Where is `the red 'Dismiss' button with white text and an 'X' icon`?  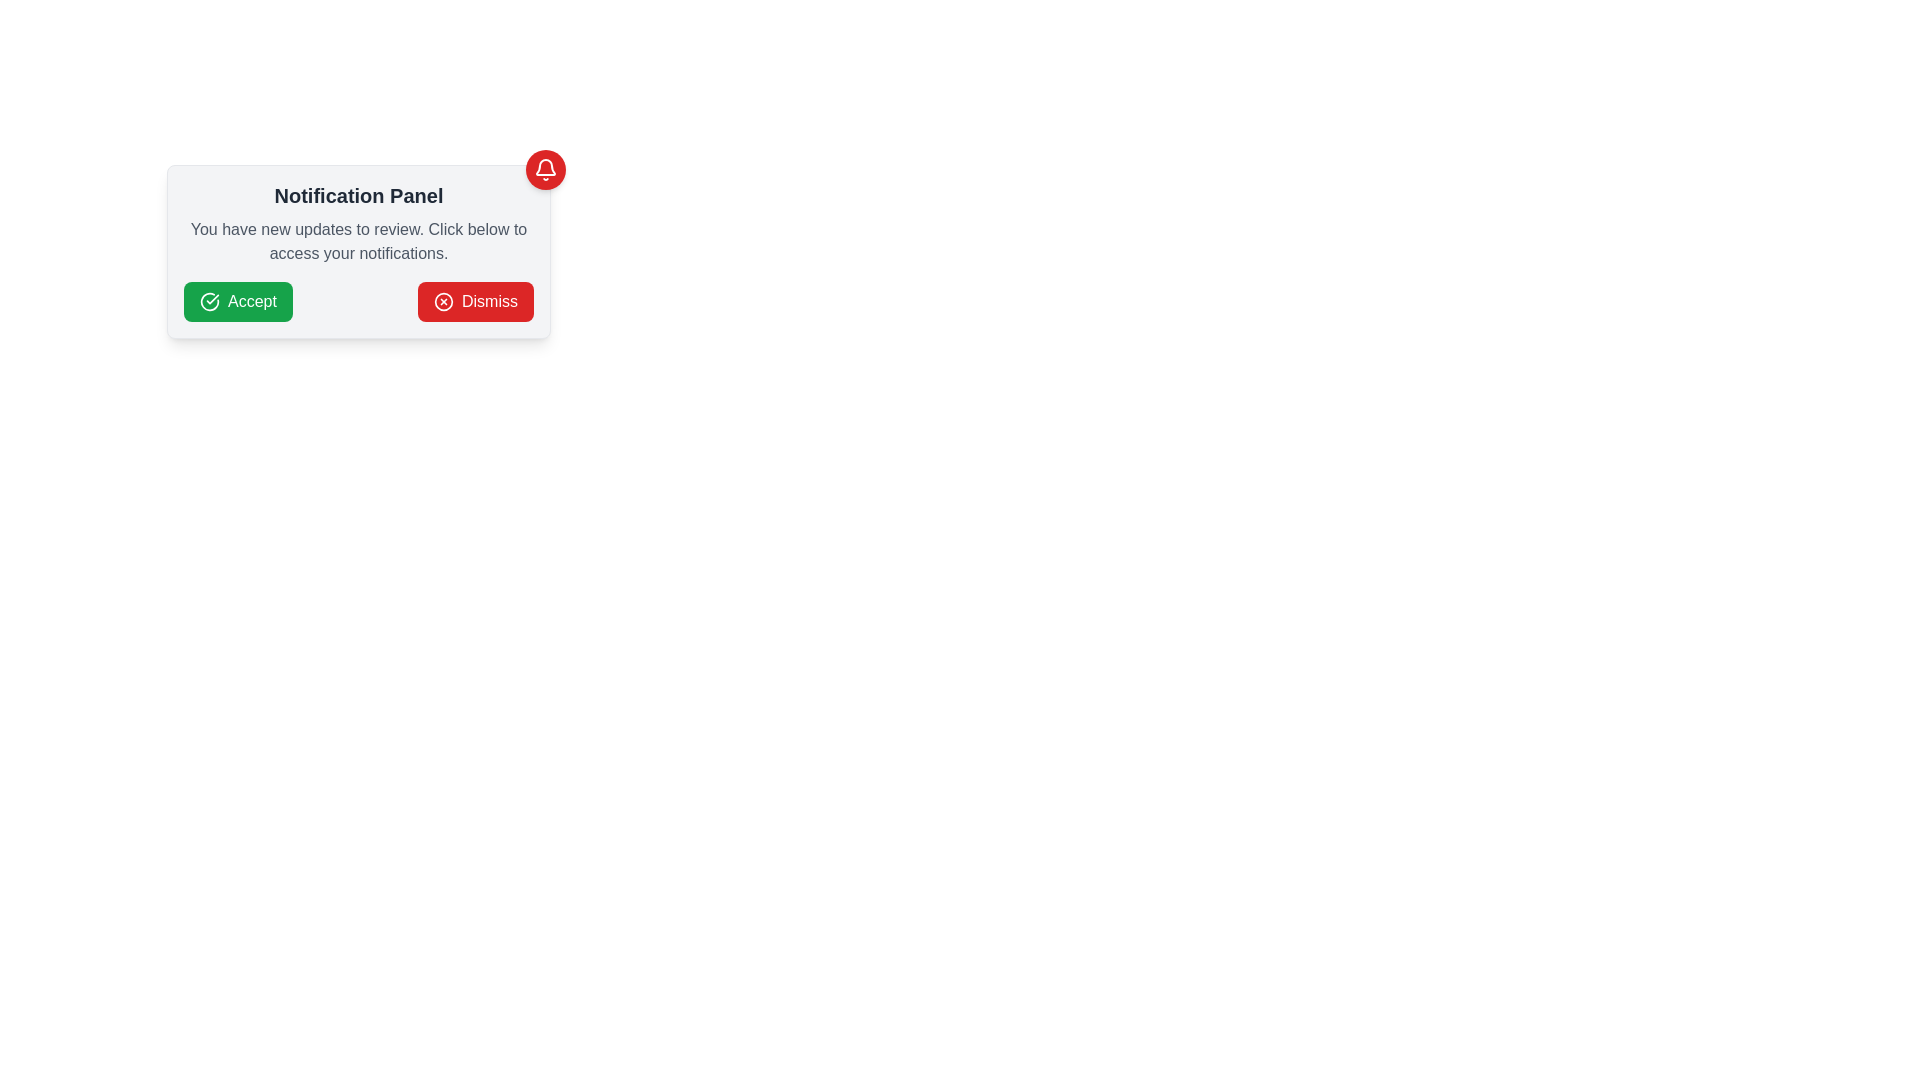 the red 'Dismiss' button with white text and an 'X' icon is located at coordinates (474, 301).